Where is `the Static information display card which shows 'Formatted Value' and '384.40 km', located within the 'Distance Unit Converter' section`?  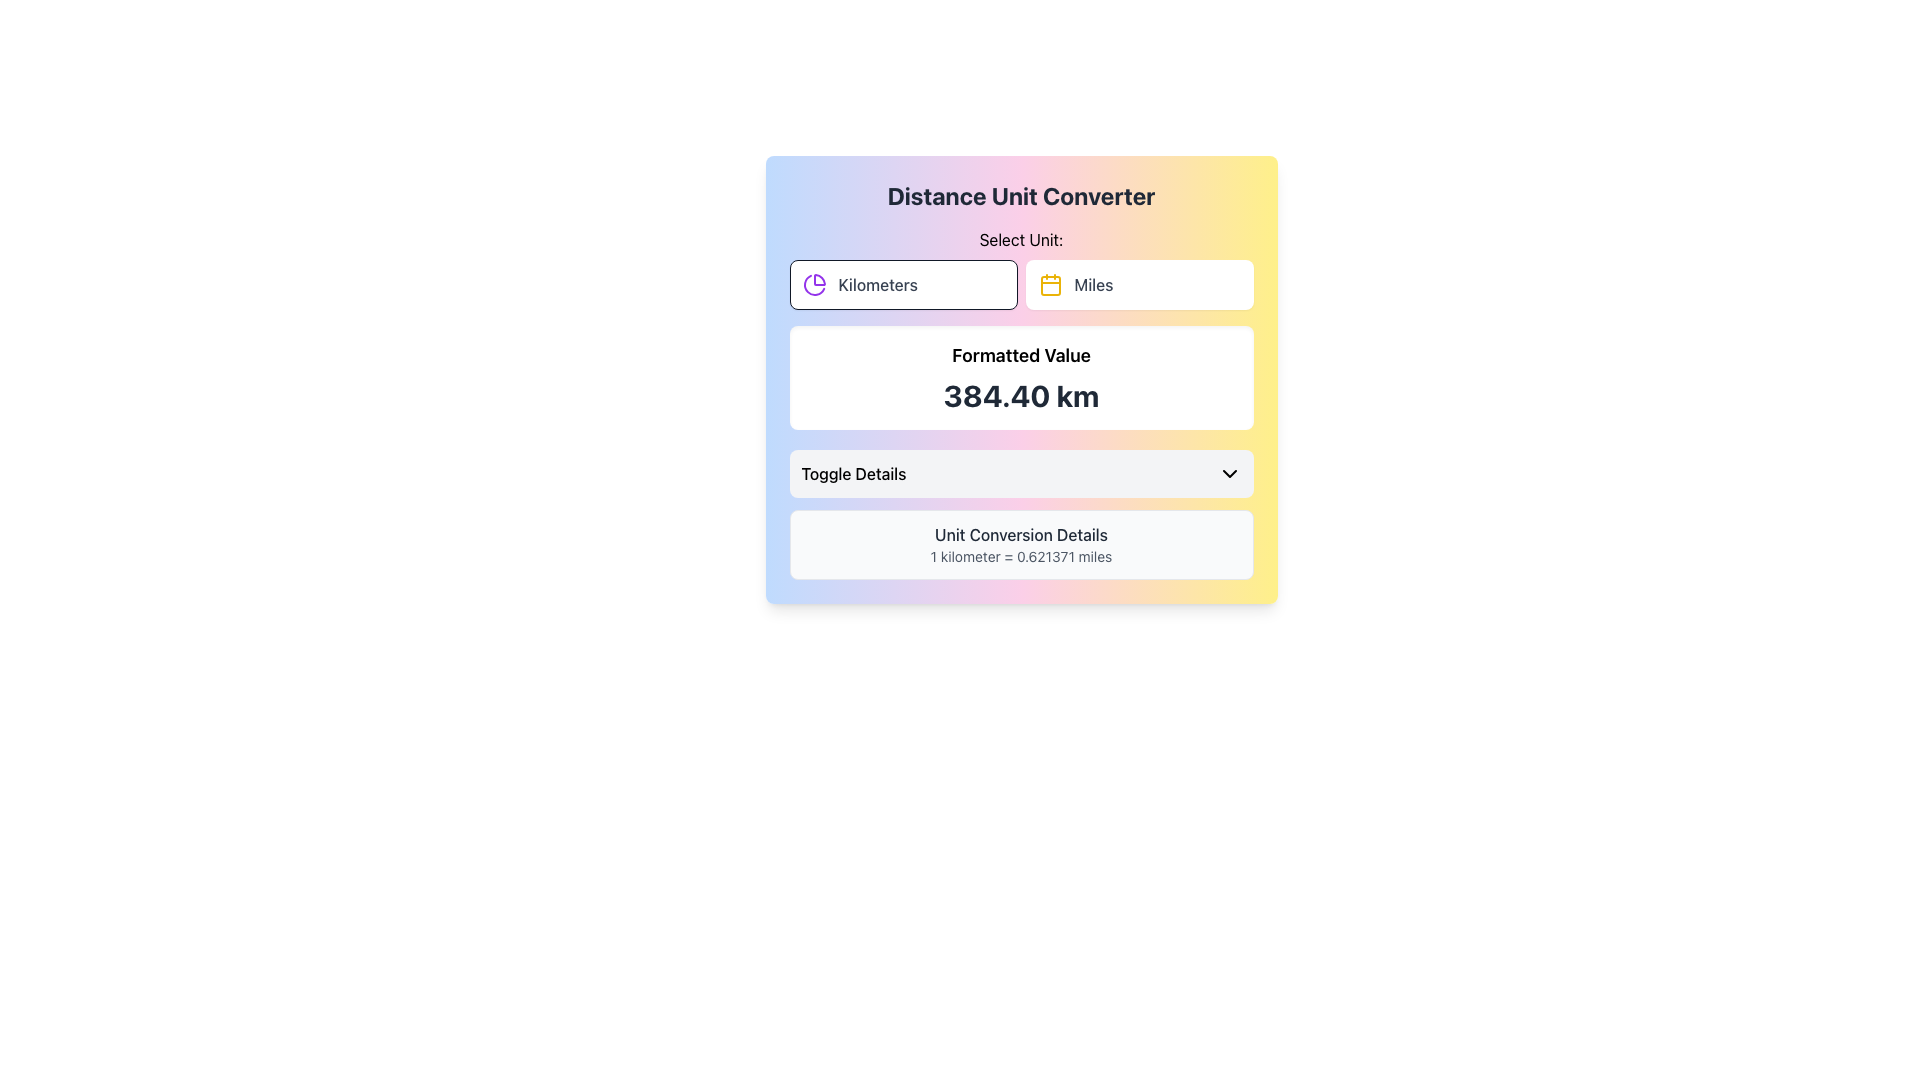
the Static information display card which shows 'Formatted Value' and '384.40 km', located within the 'Distance Unit Converter' section is located at coordinates (1021, 378).